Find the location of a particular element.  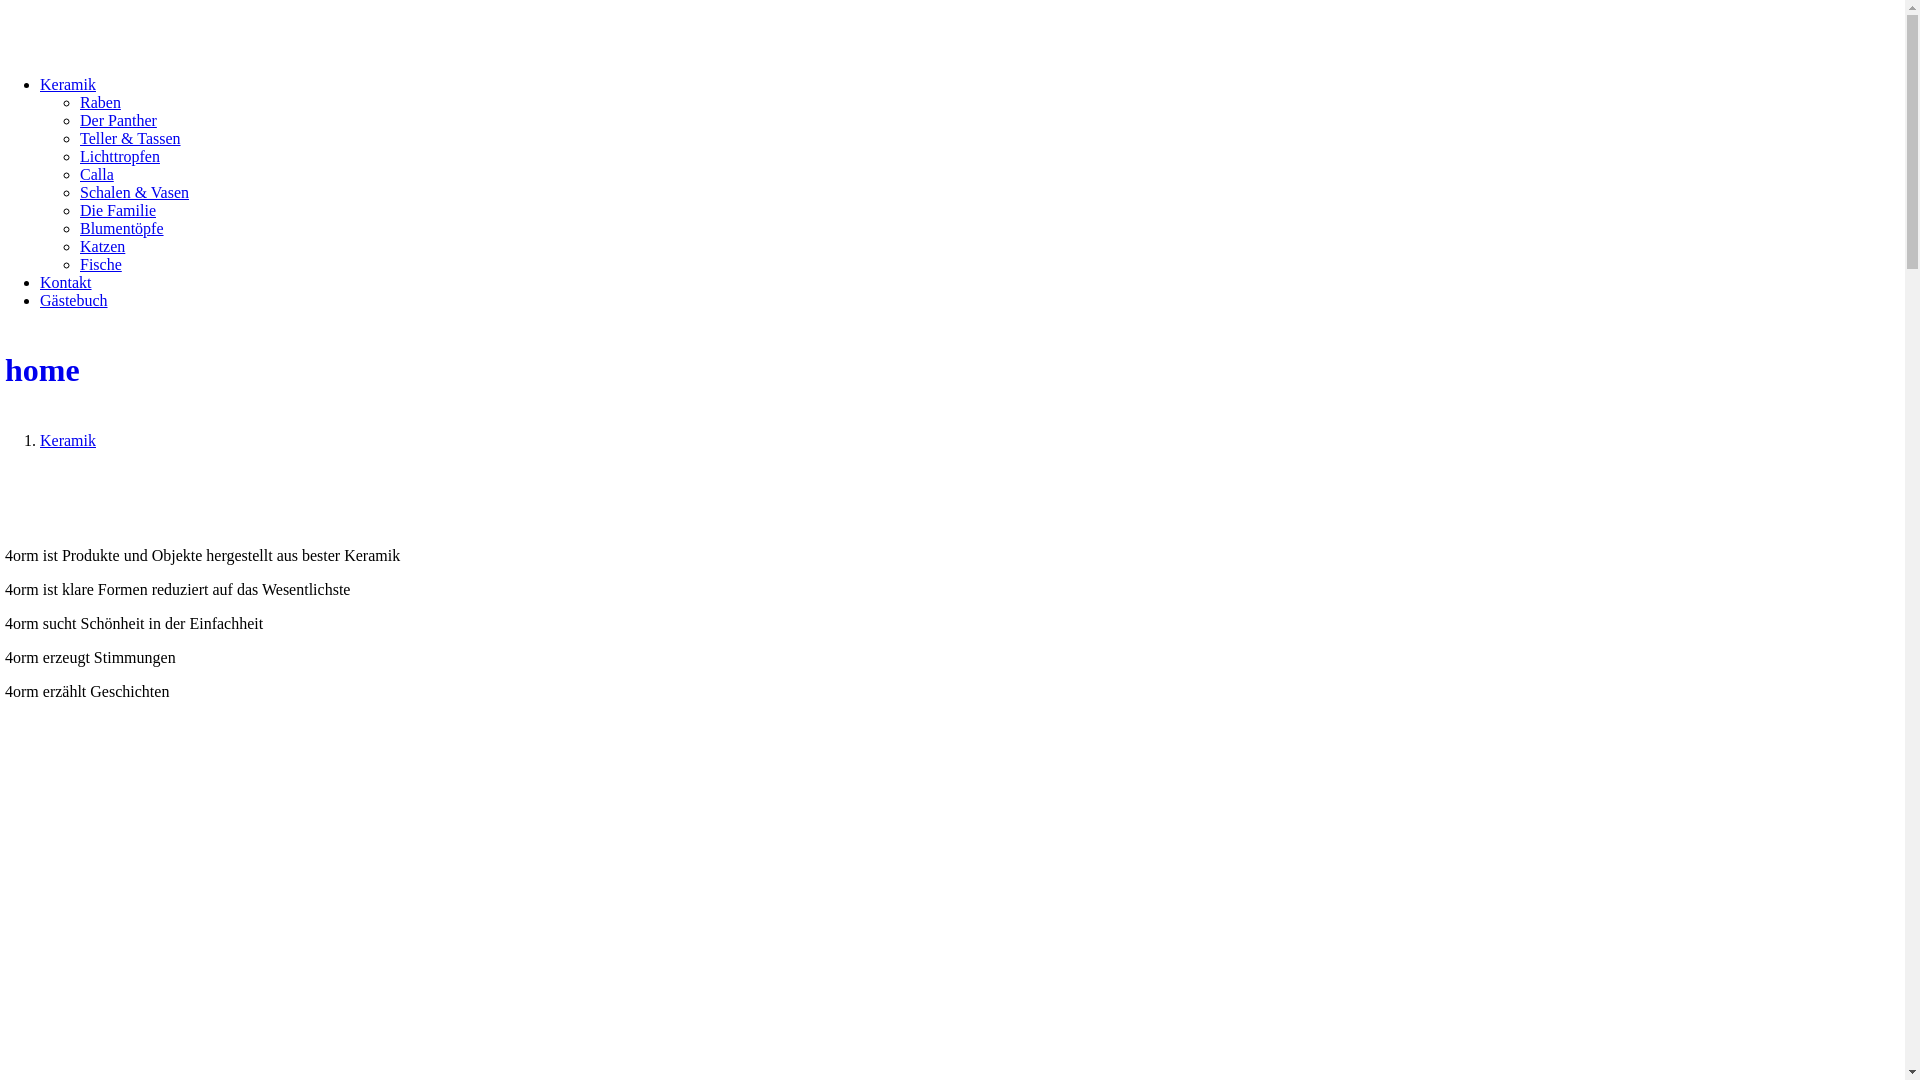

'Der Panther' is located at coordinates (117, 120).